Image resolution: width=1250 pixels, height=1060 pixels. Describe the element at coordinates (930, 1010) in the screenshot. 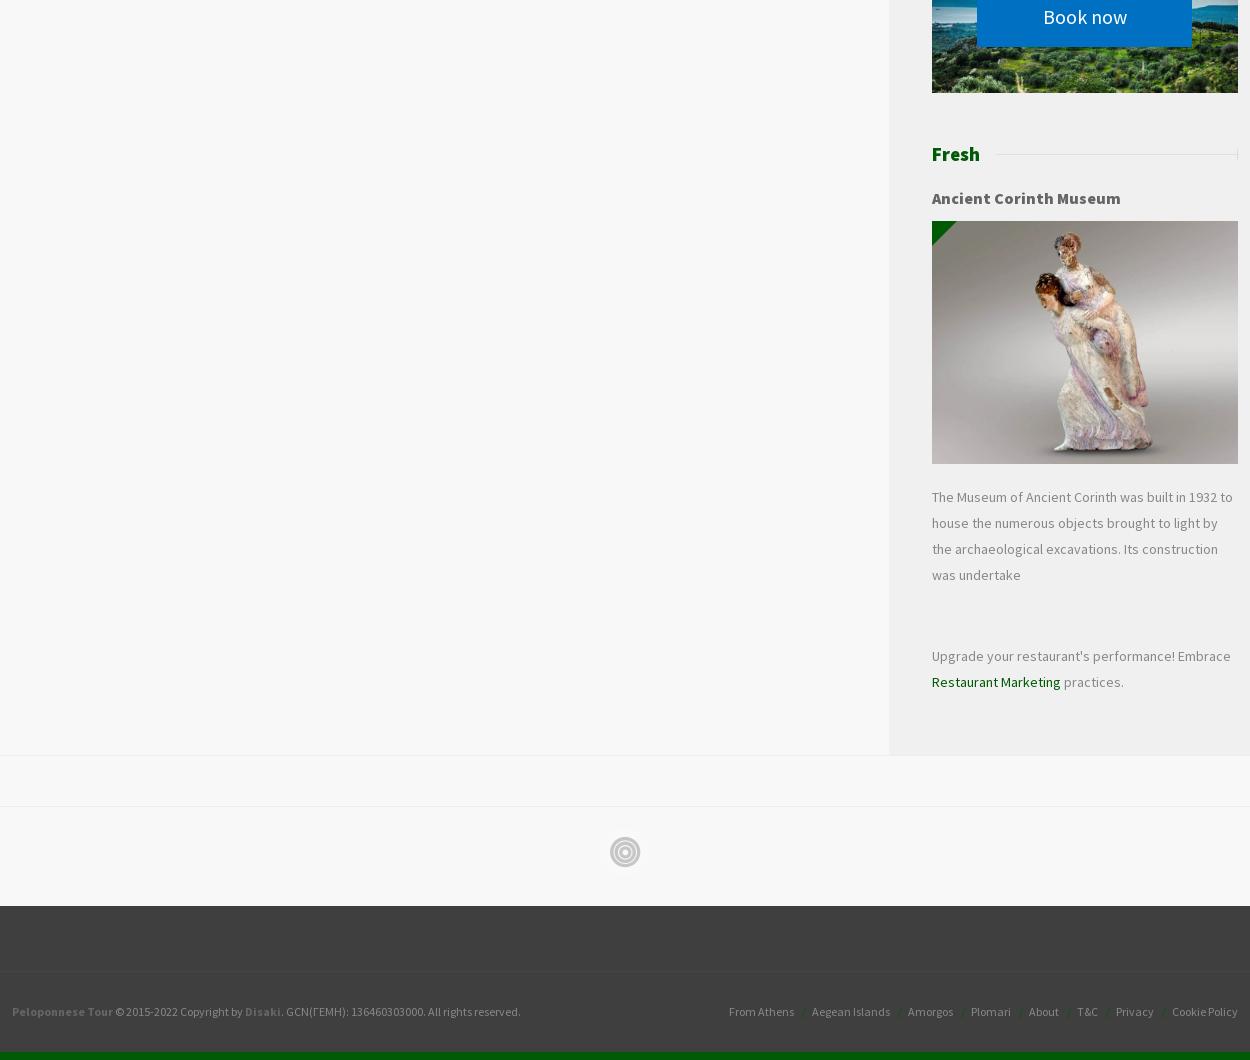

I see `'Amorgos'` at that location.